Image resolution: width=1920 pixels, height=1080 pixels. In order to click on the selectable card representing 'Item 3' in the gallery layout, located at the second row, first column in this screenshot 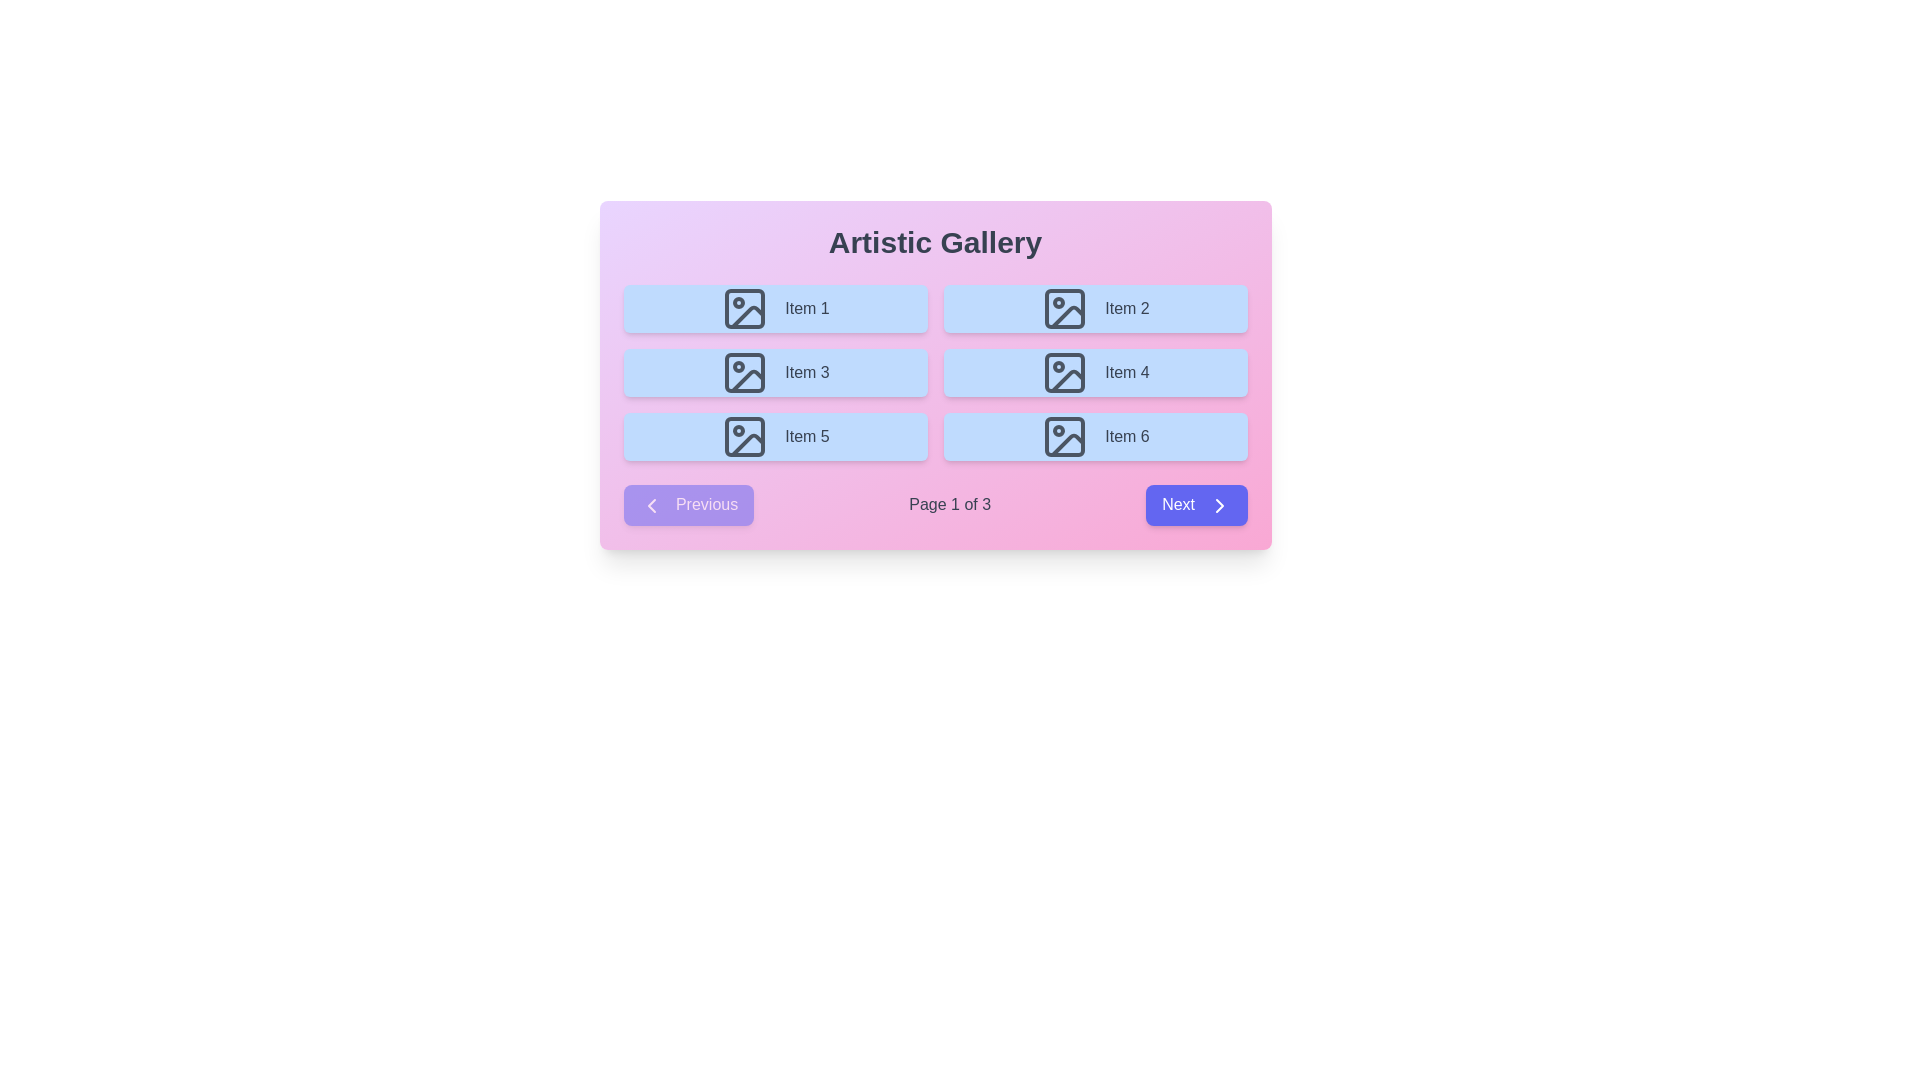, I will do `click(774, 373)`.